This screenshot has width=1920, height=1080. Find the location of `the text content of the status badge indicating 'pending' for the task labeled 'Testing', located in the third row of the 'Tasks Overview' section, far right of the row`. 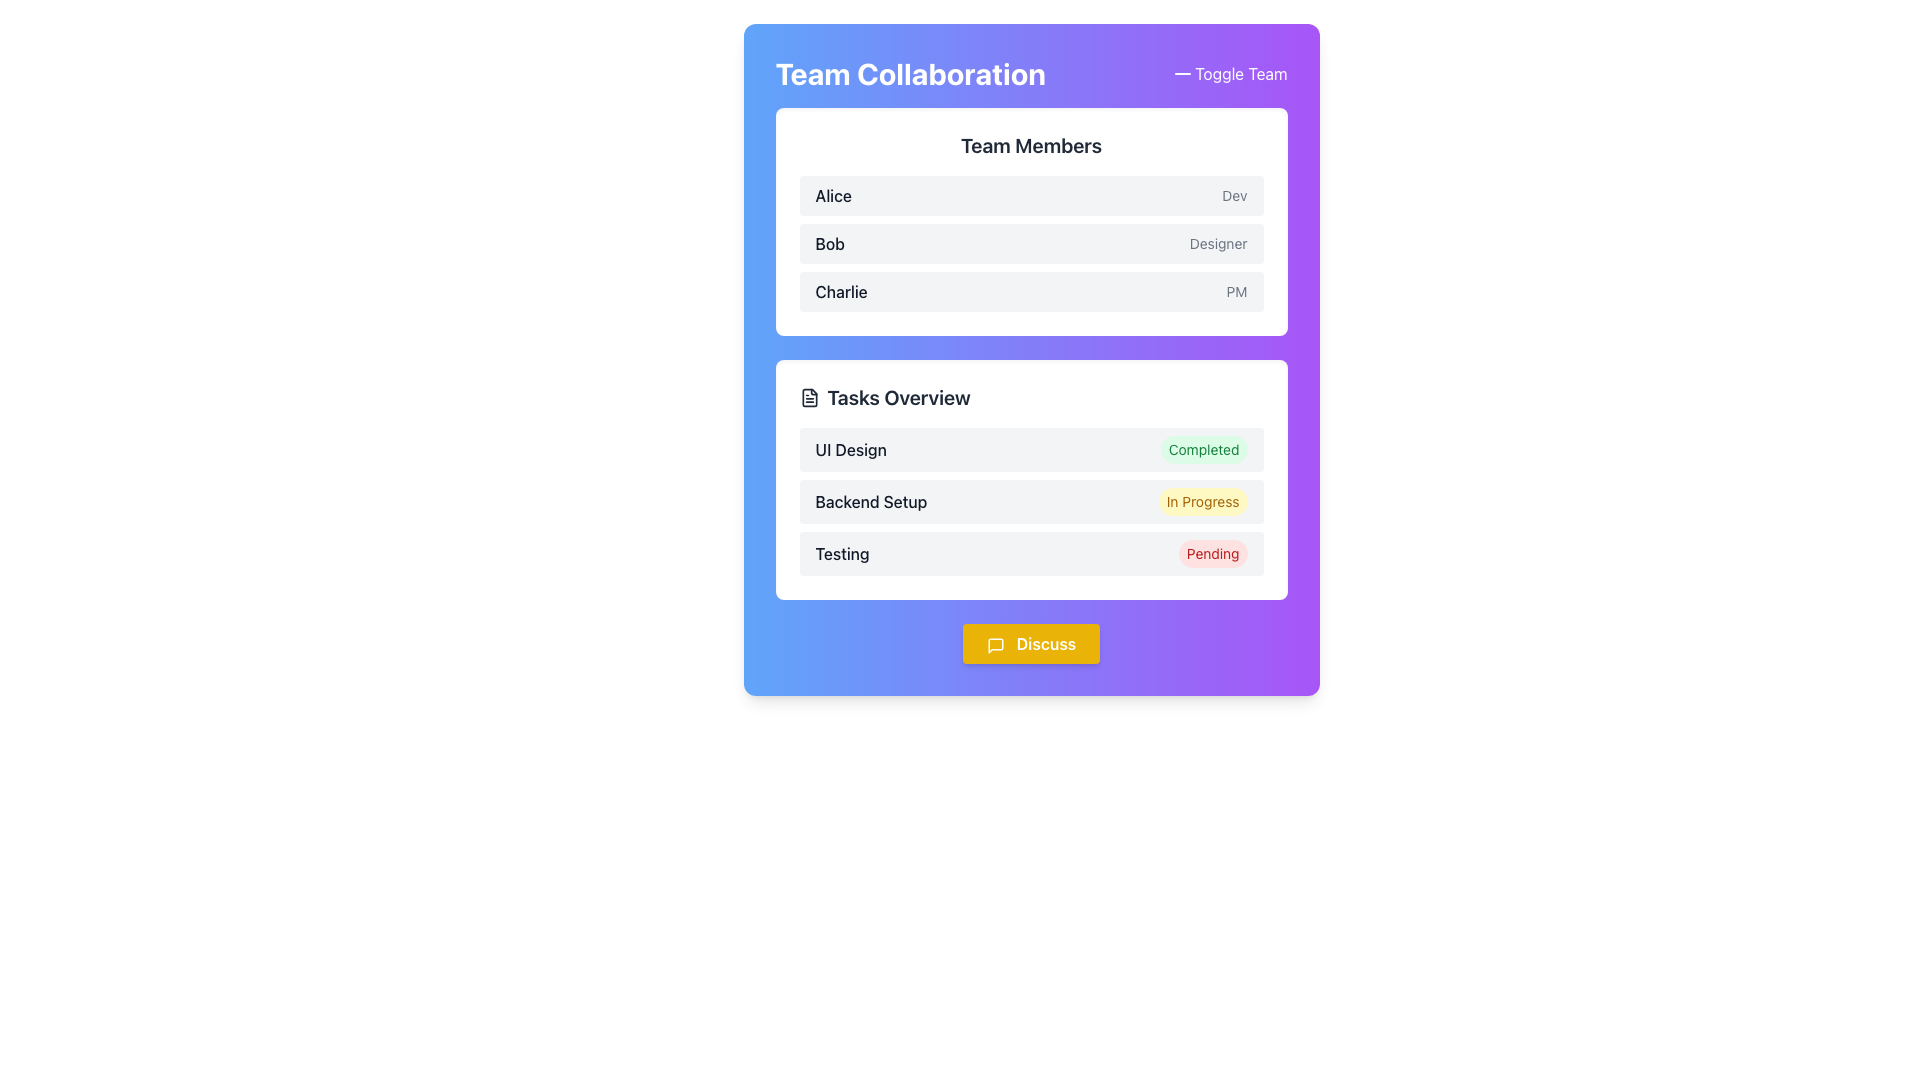

the text content of the status badge indicating 'pending' for the task labeled 'Testing', located in the third row of the 'Tasks Overview' section, far right of the row is located at coordinates (1212, 554).